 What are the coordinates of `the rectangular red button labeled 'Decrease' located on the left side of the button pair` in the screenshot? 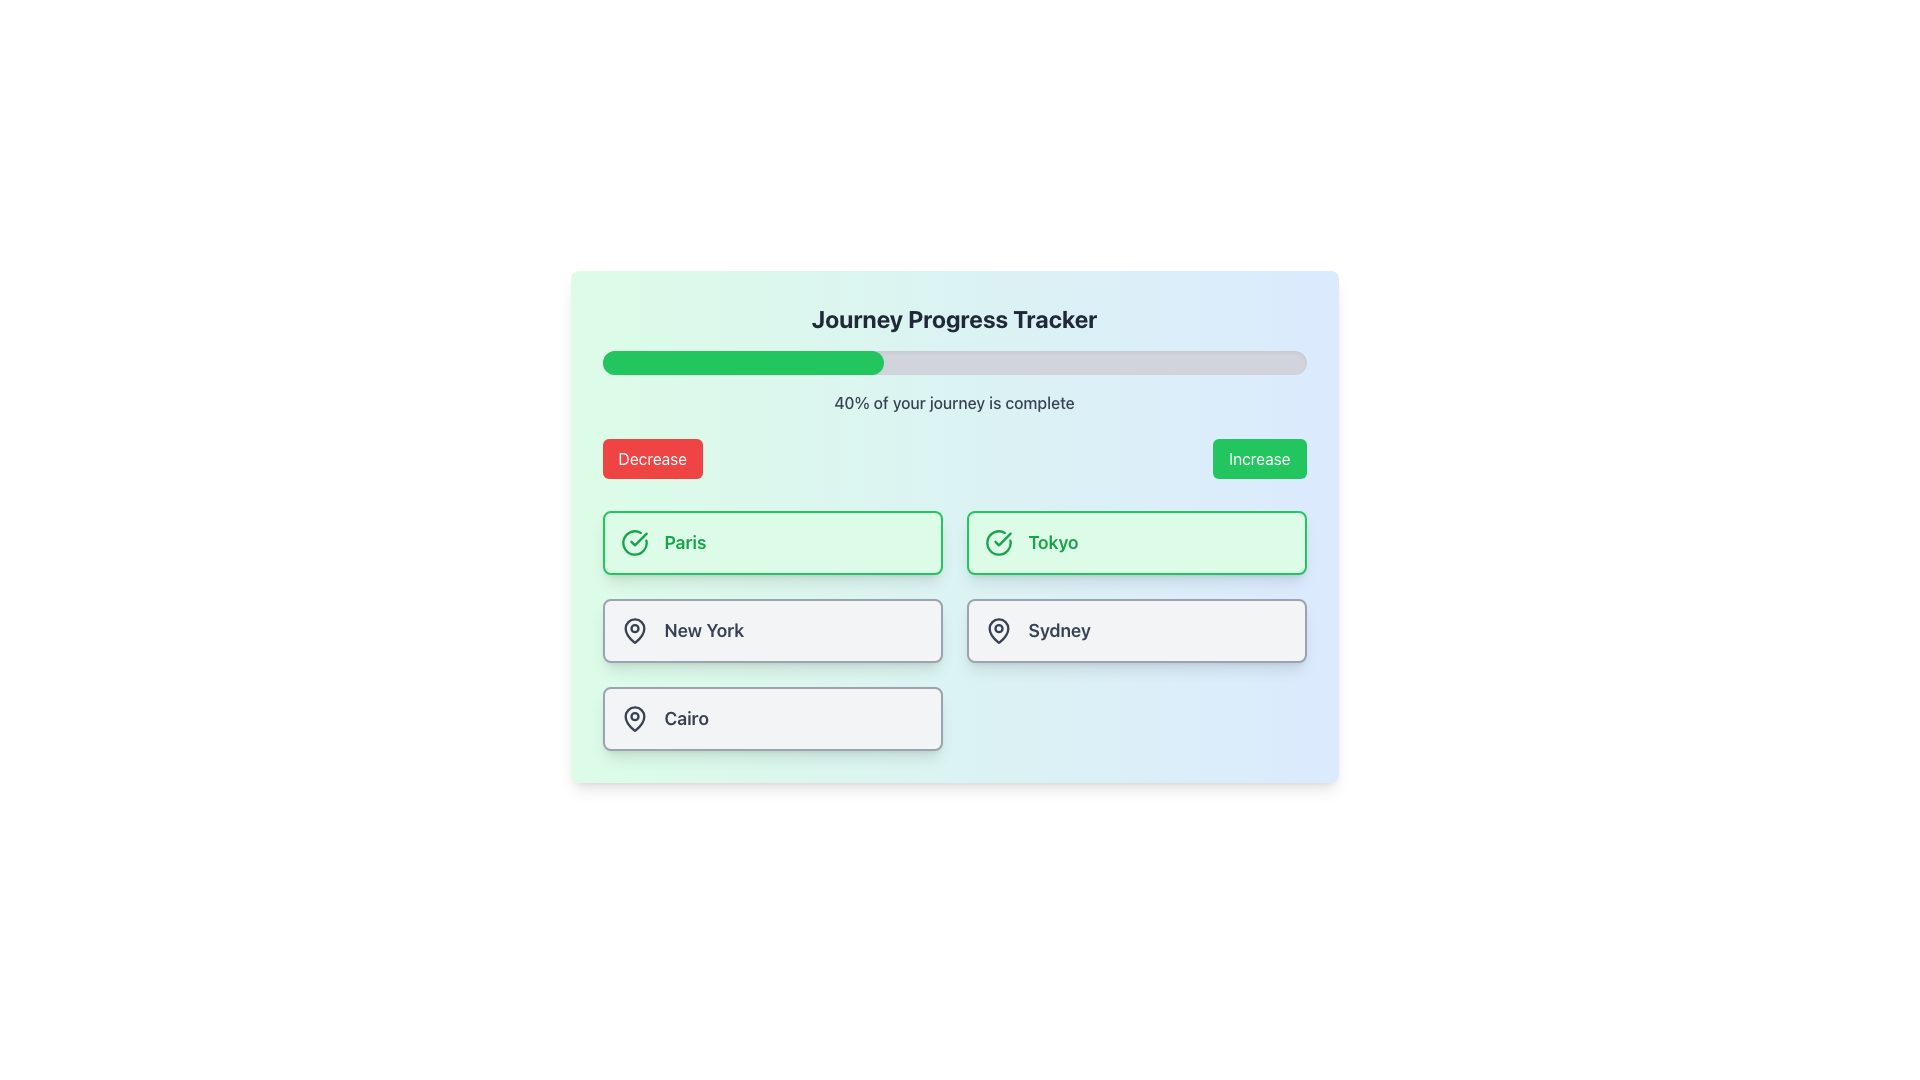 It's located at (652, 459).